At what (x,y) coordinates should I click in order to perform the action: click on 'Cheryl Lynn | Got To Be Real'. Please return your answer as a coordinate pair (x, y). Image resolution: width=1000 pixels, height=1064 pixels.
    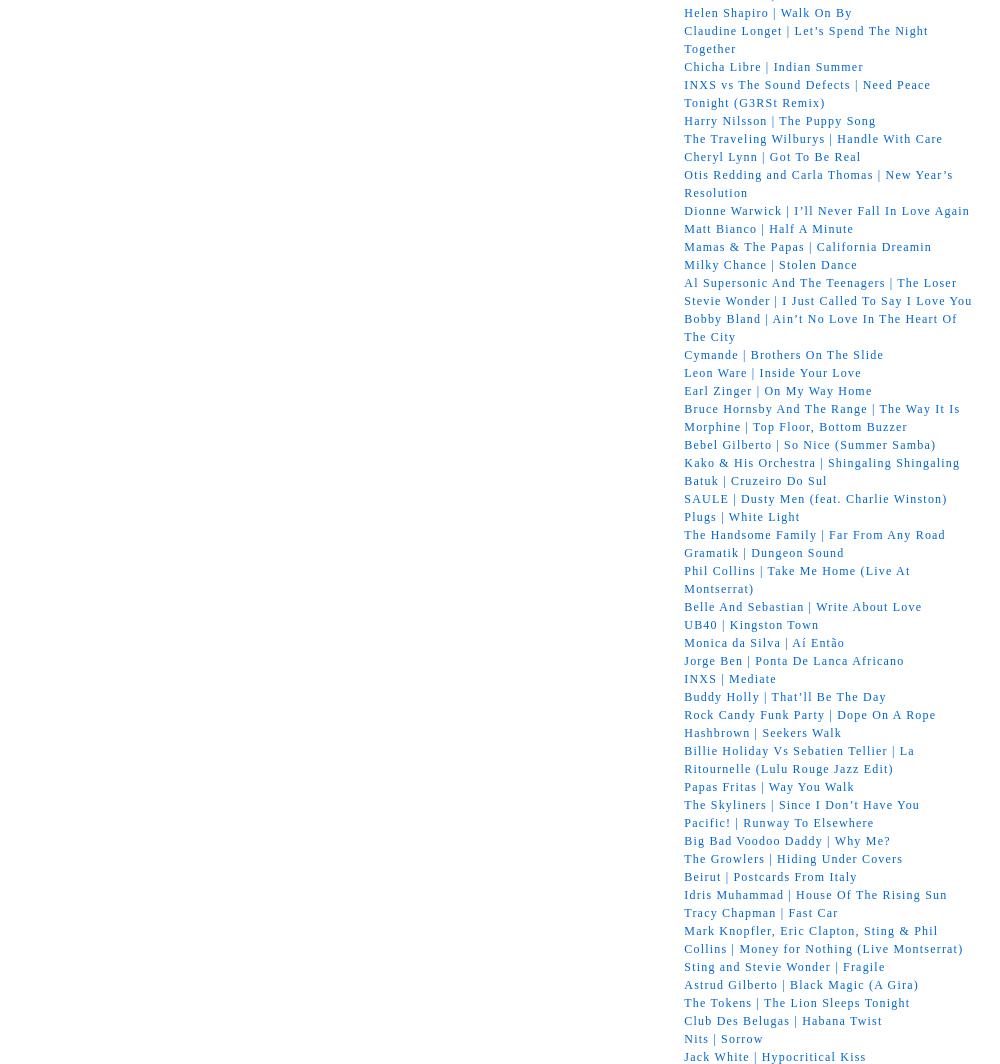
    Looking at the image, I should click on (772, 155).